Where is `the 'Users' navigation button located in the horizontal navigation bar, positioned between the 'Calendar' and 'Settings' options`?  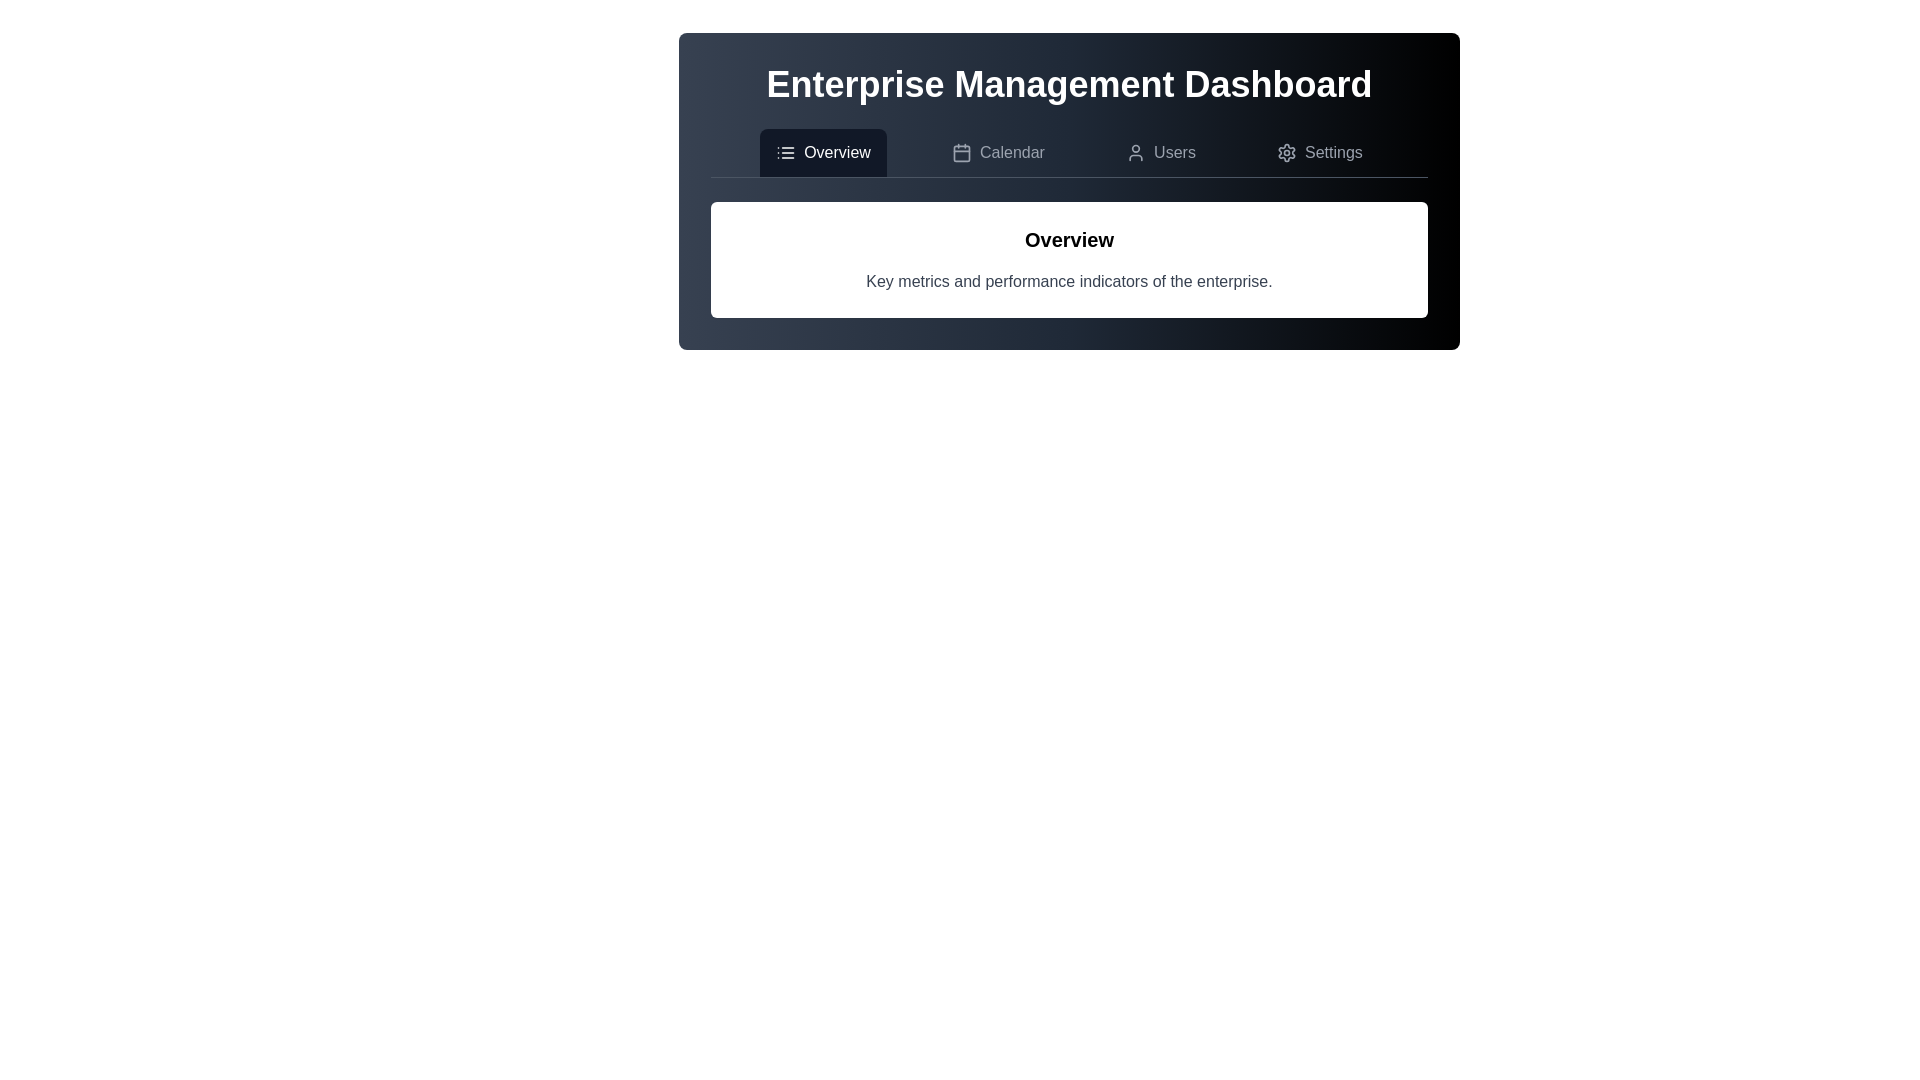
the 'Users' navigation button located in the horizontal navigation bar, positioned between the 'Calendar' and 'Settings' options is located at coordinates (1161, 152).